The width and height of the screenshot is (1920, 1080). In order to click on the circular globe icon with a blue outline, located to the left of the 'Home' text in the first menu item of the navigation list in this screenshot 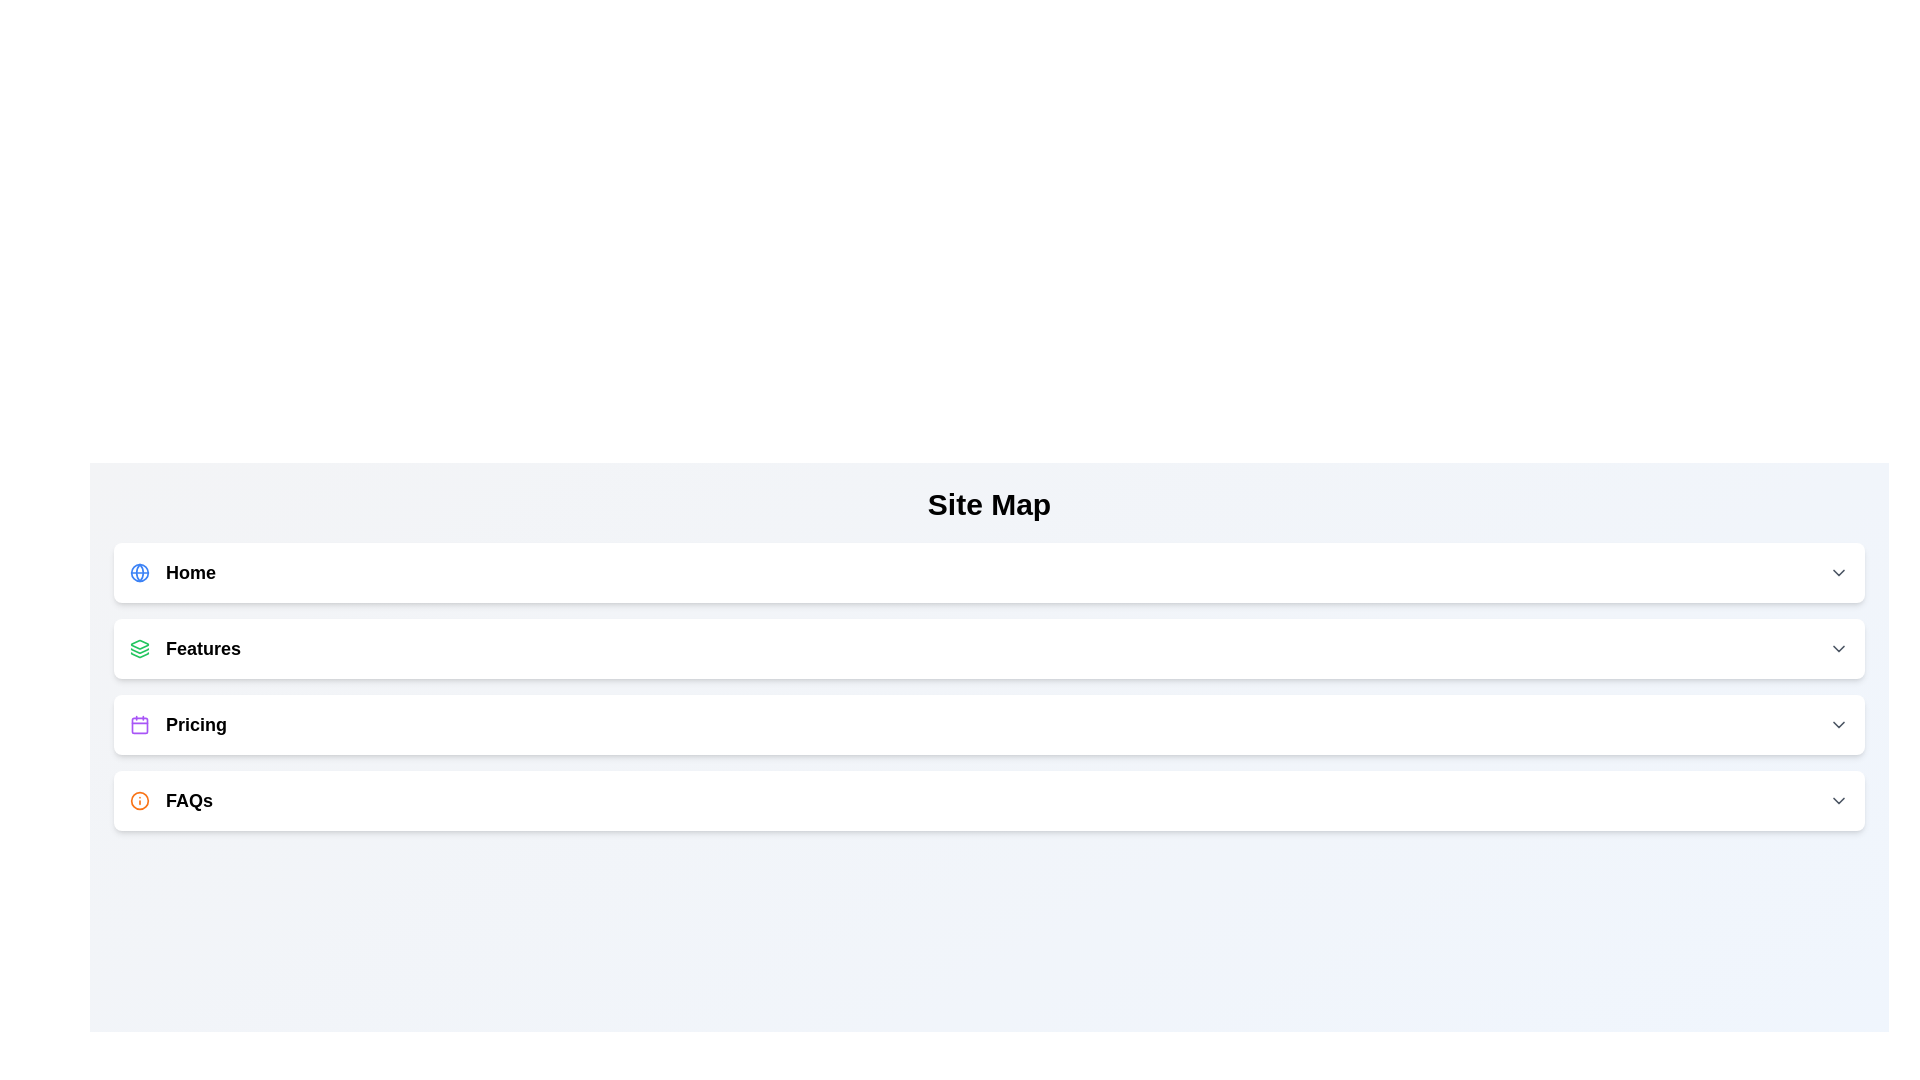, I will do `click(138, 573)`.